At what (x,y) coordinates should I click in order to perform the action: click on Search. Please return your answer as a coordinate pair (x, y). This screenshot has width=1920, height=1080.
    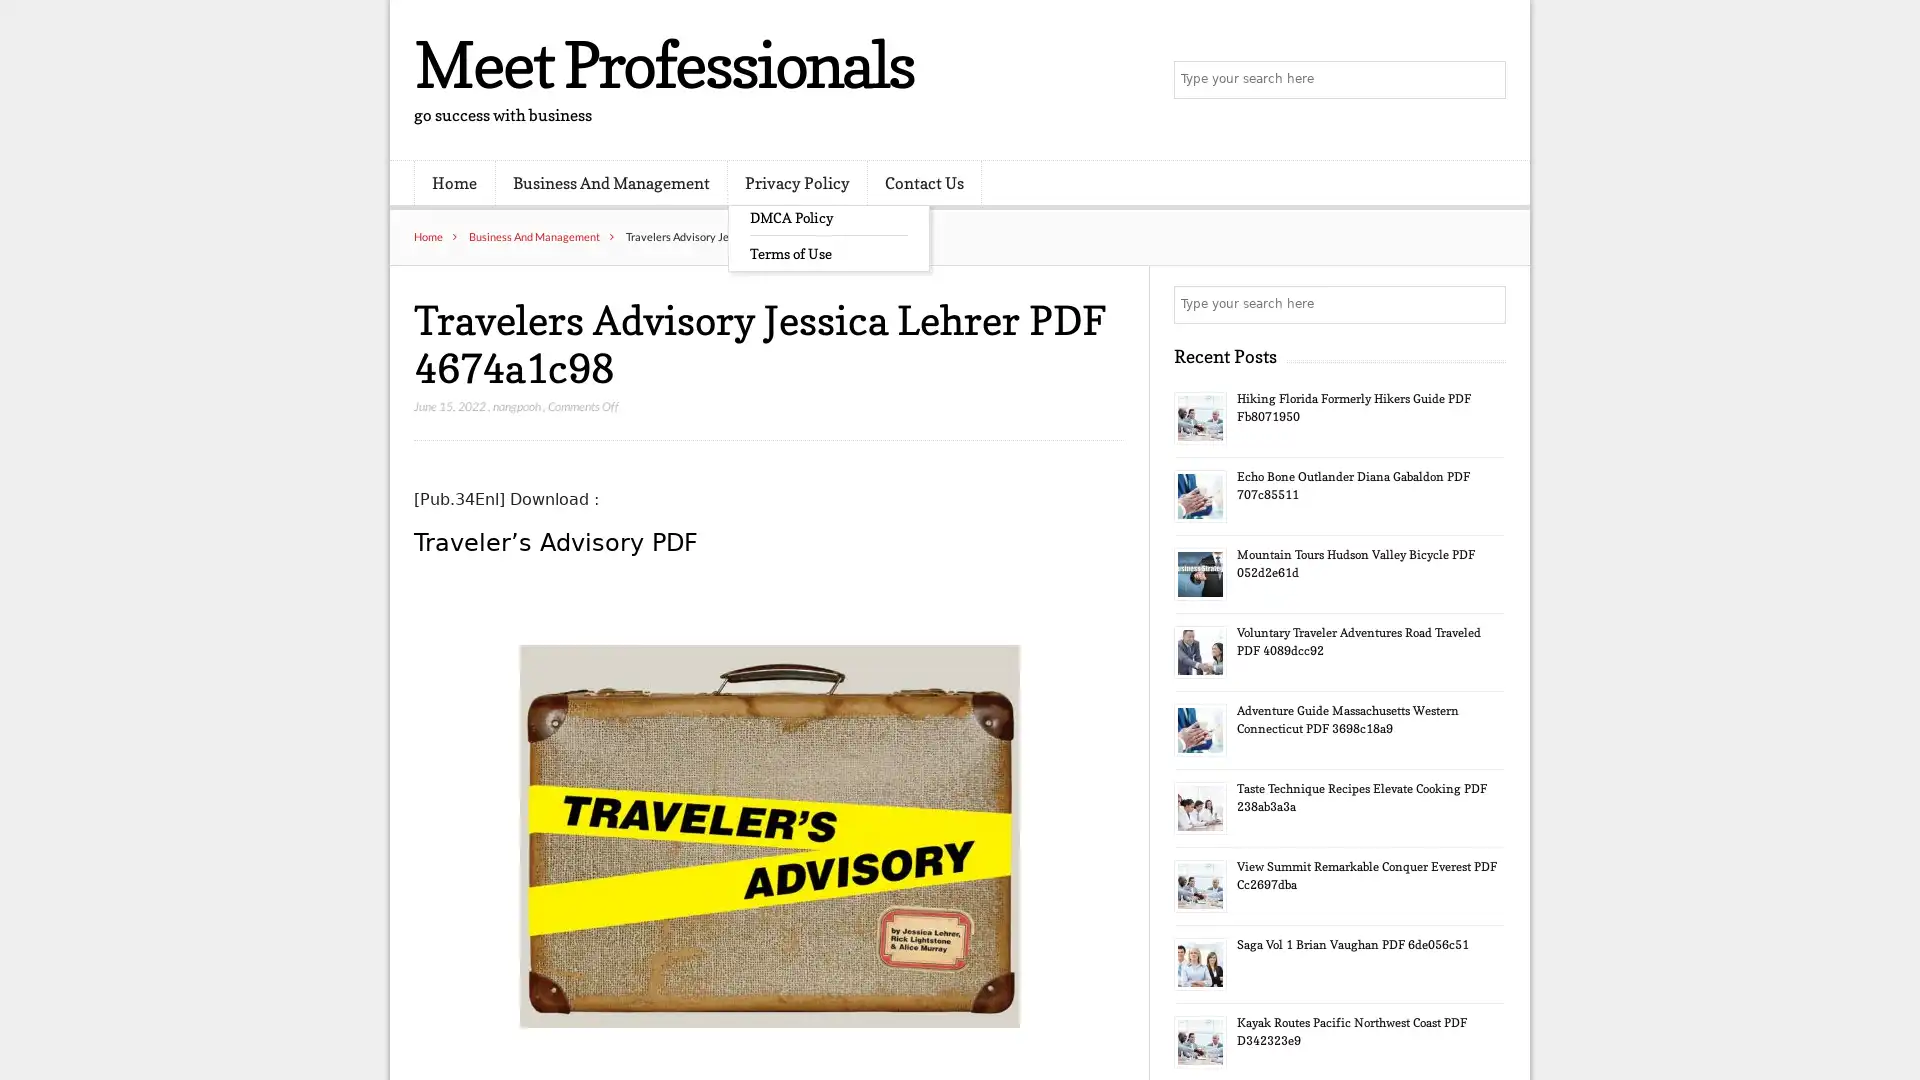
    Looking at the image, I should click on (1485, 304).